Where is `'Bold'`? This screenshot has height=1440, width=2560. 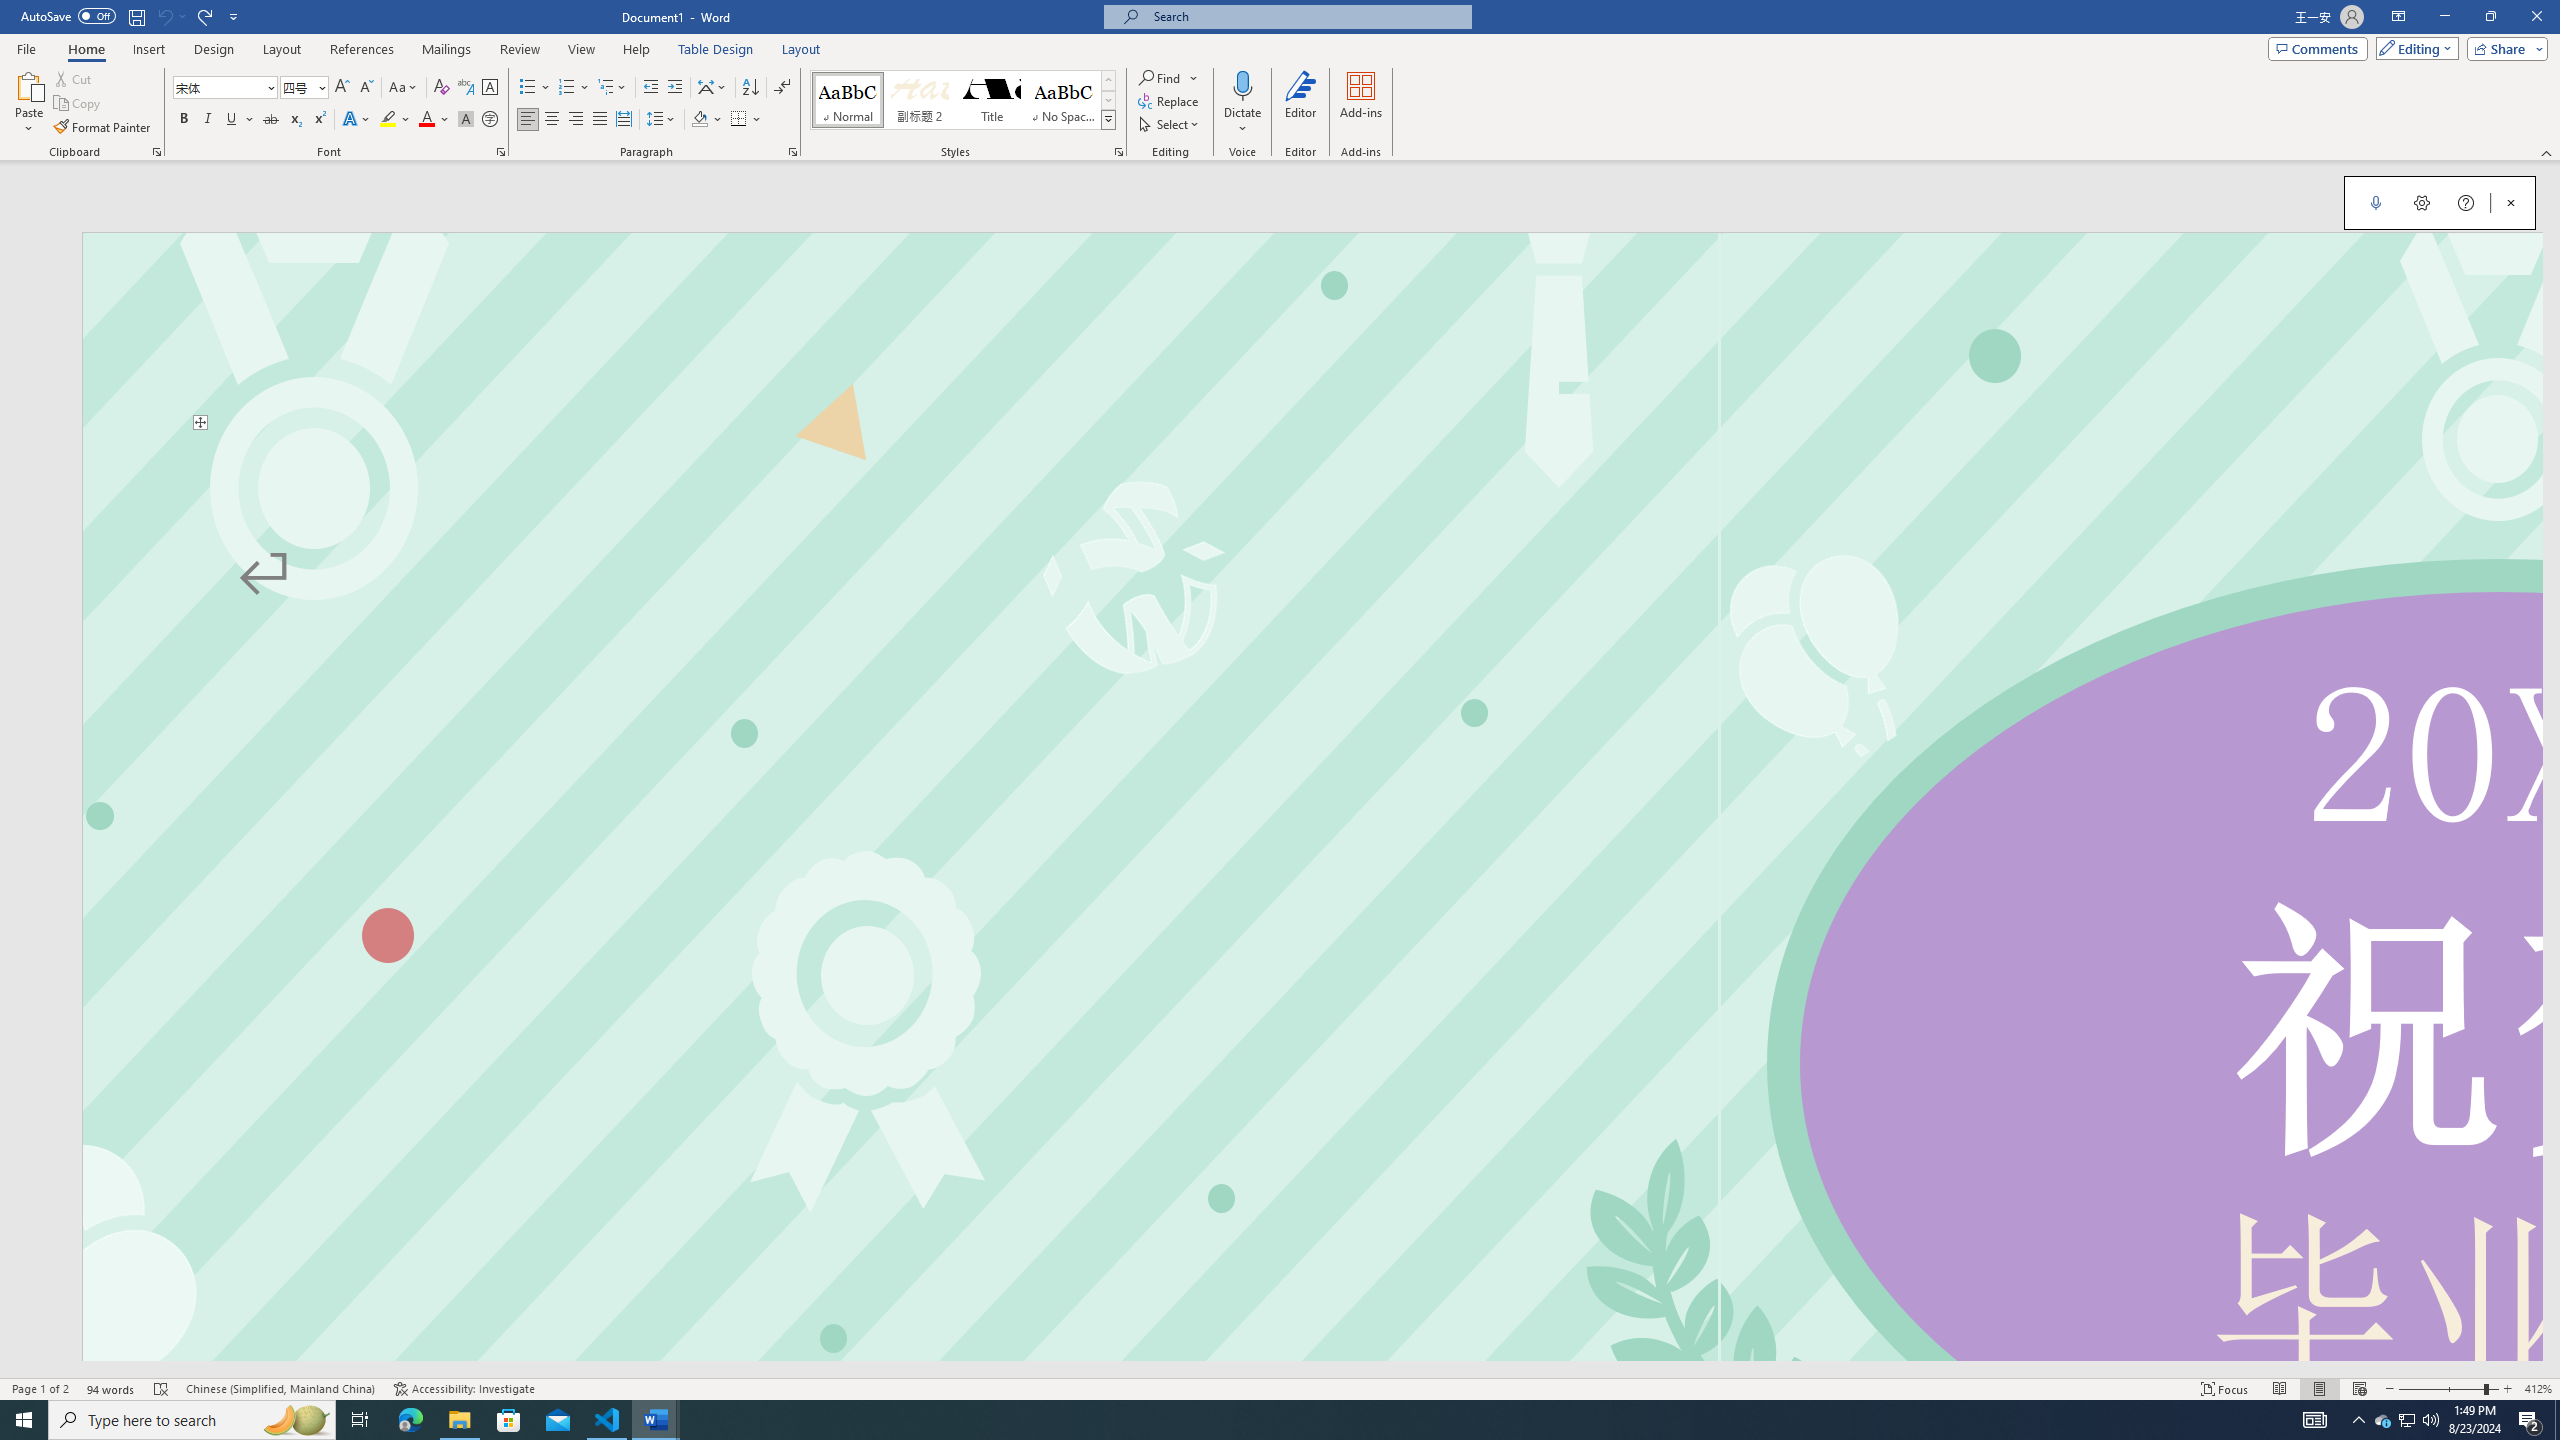
'Bold' is located at coordinates (183, 118).